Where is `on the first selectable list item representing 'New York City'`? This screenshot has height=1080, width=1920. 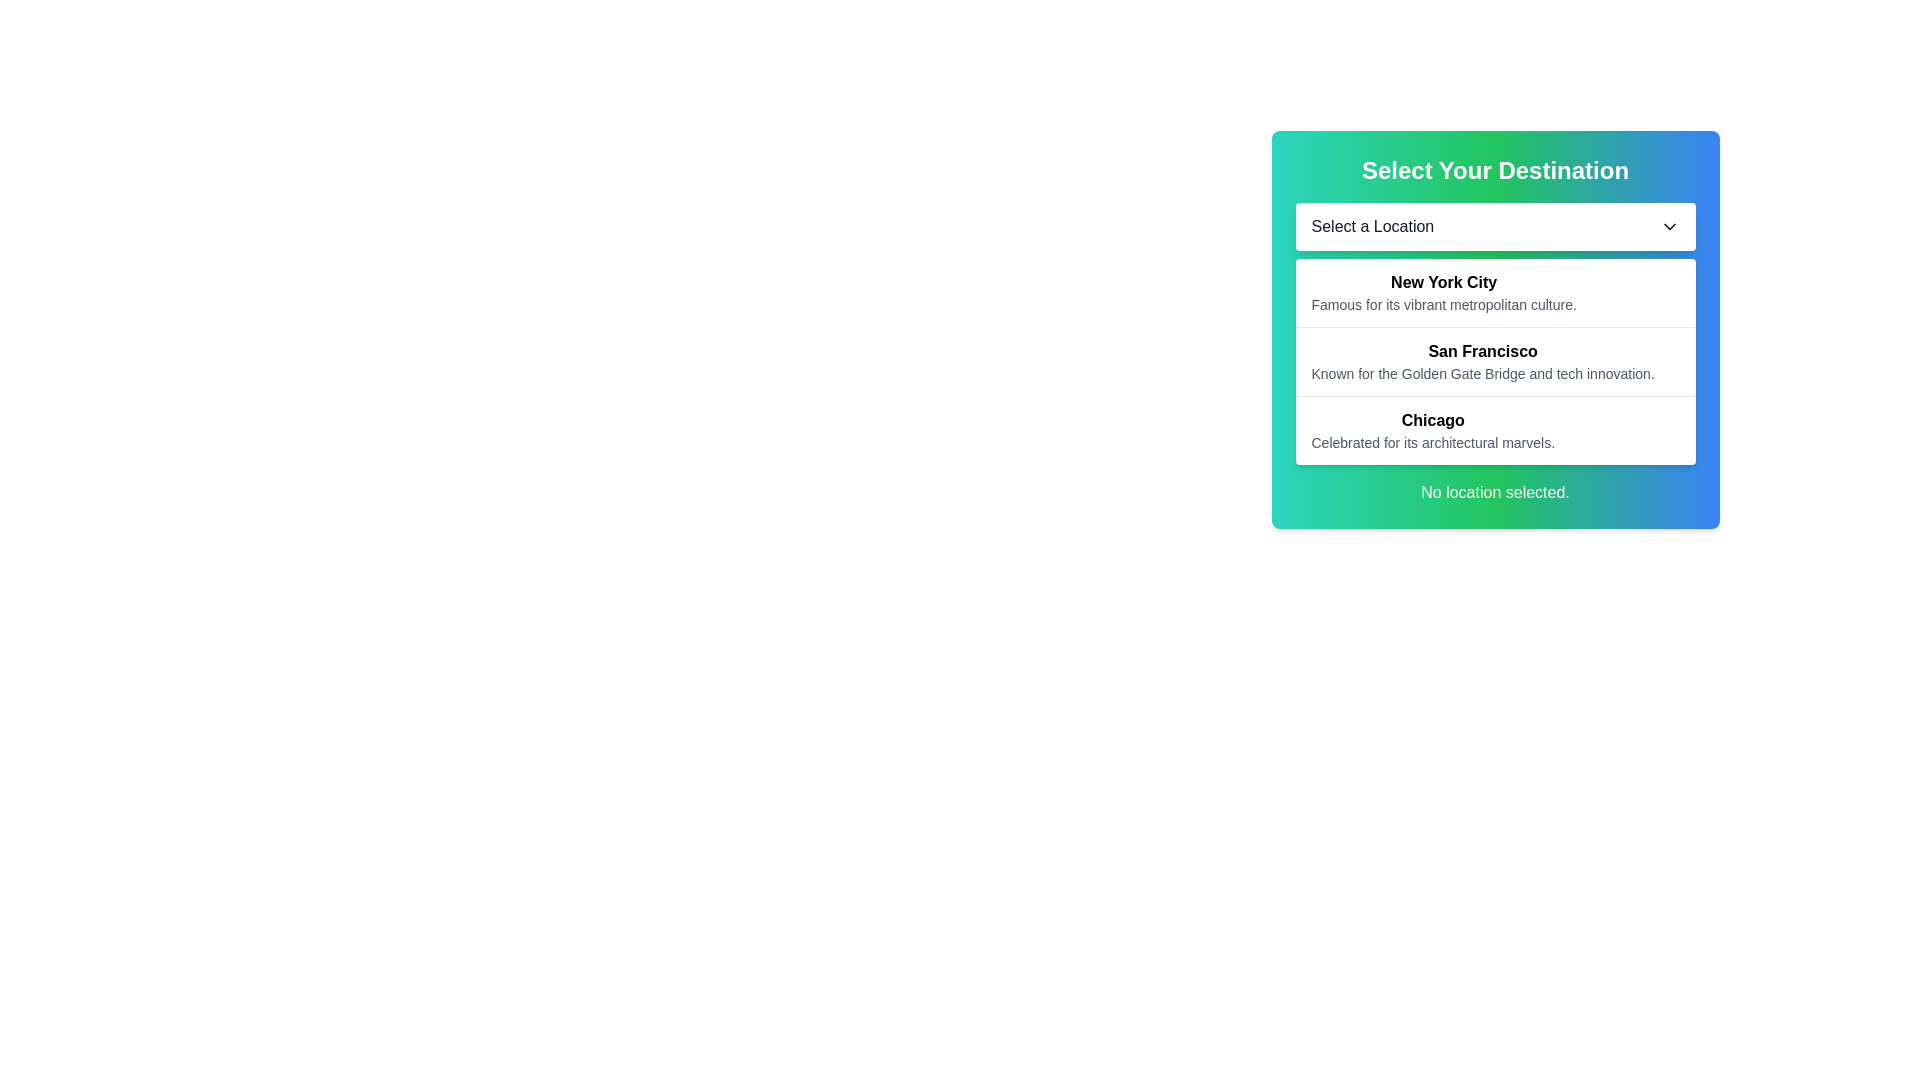 on the first selectable list item representing 'New York City' is located at coordinates (1495, 293).